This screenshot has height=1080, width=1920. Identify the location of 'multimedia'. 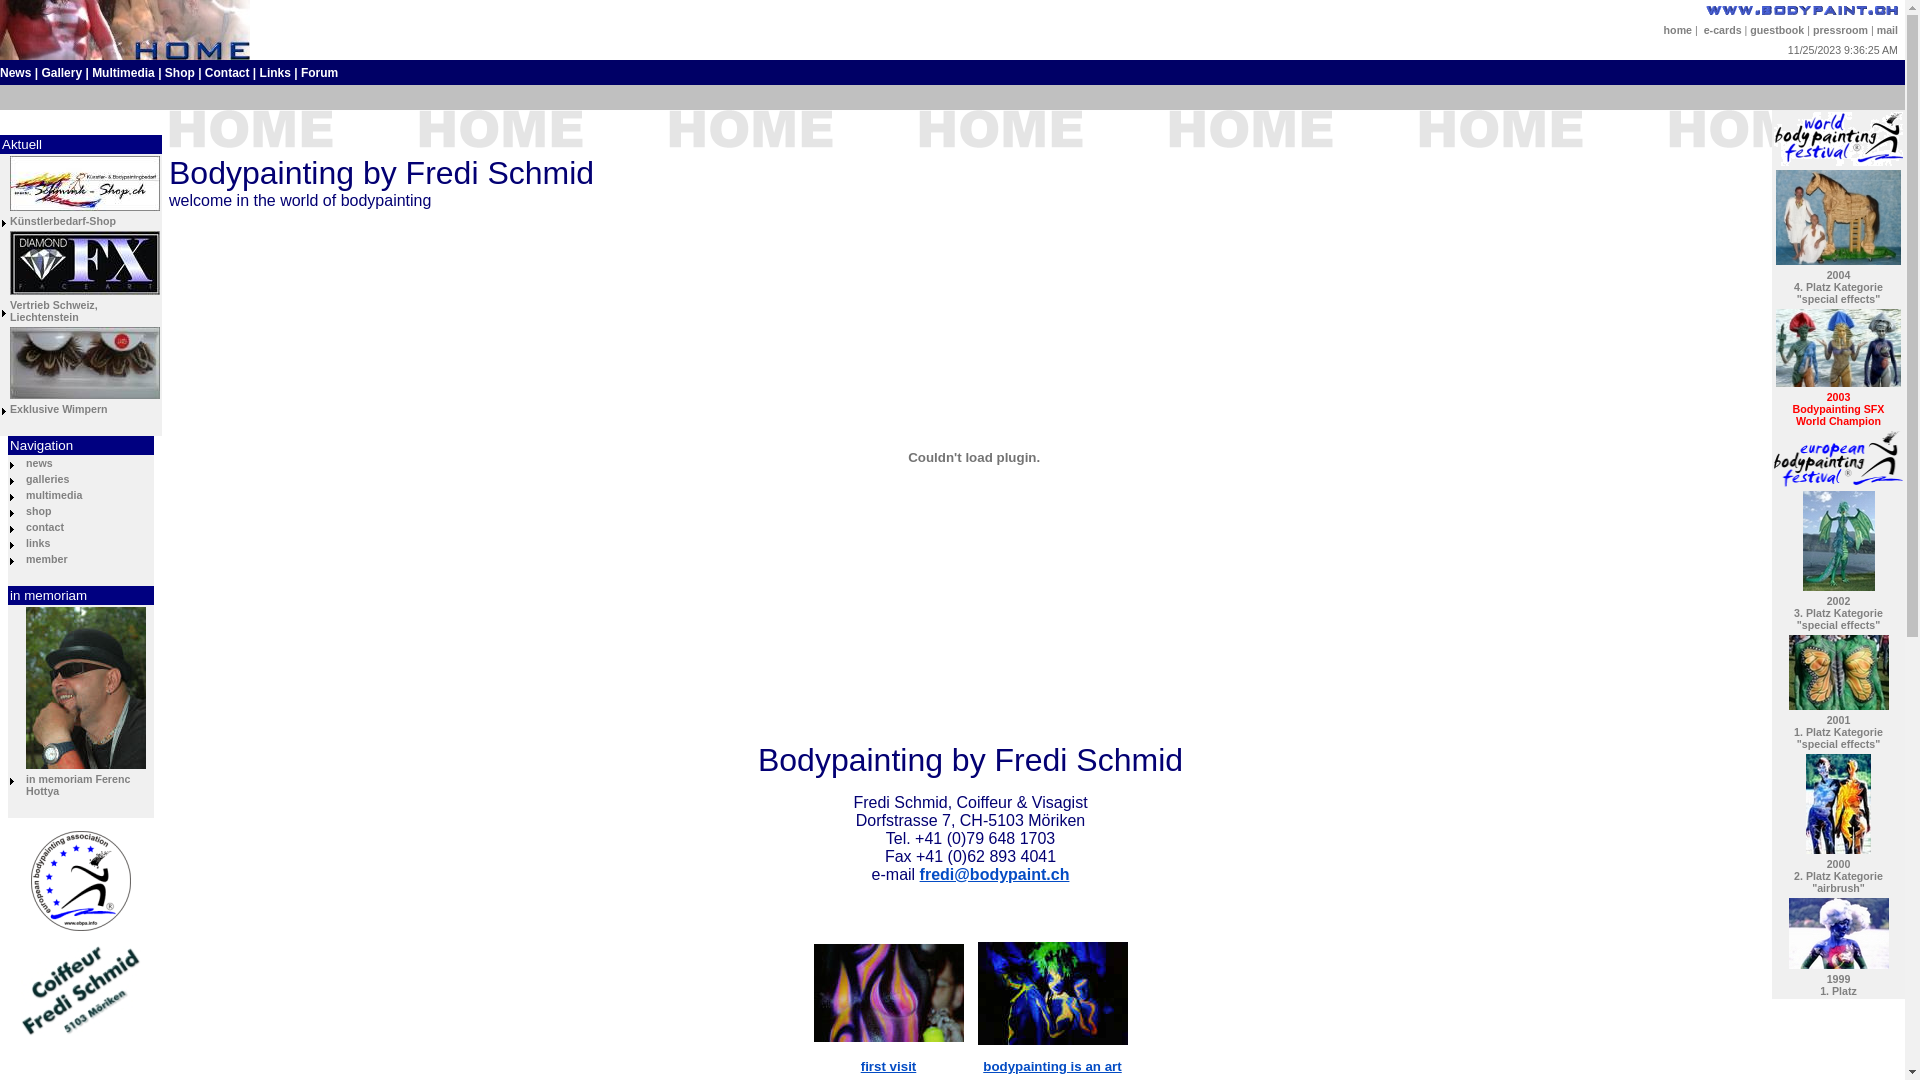
(53, 494).